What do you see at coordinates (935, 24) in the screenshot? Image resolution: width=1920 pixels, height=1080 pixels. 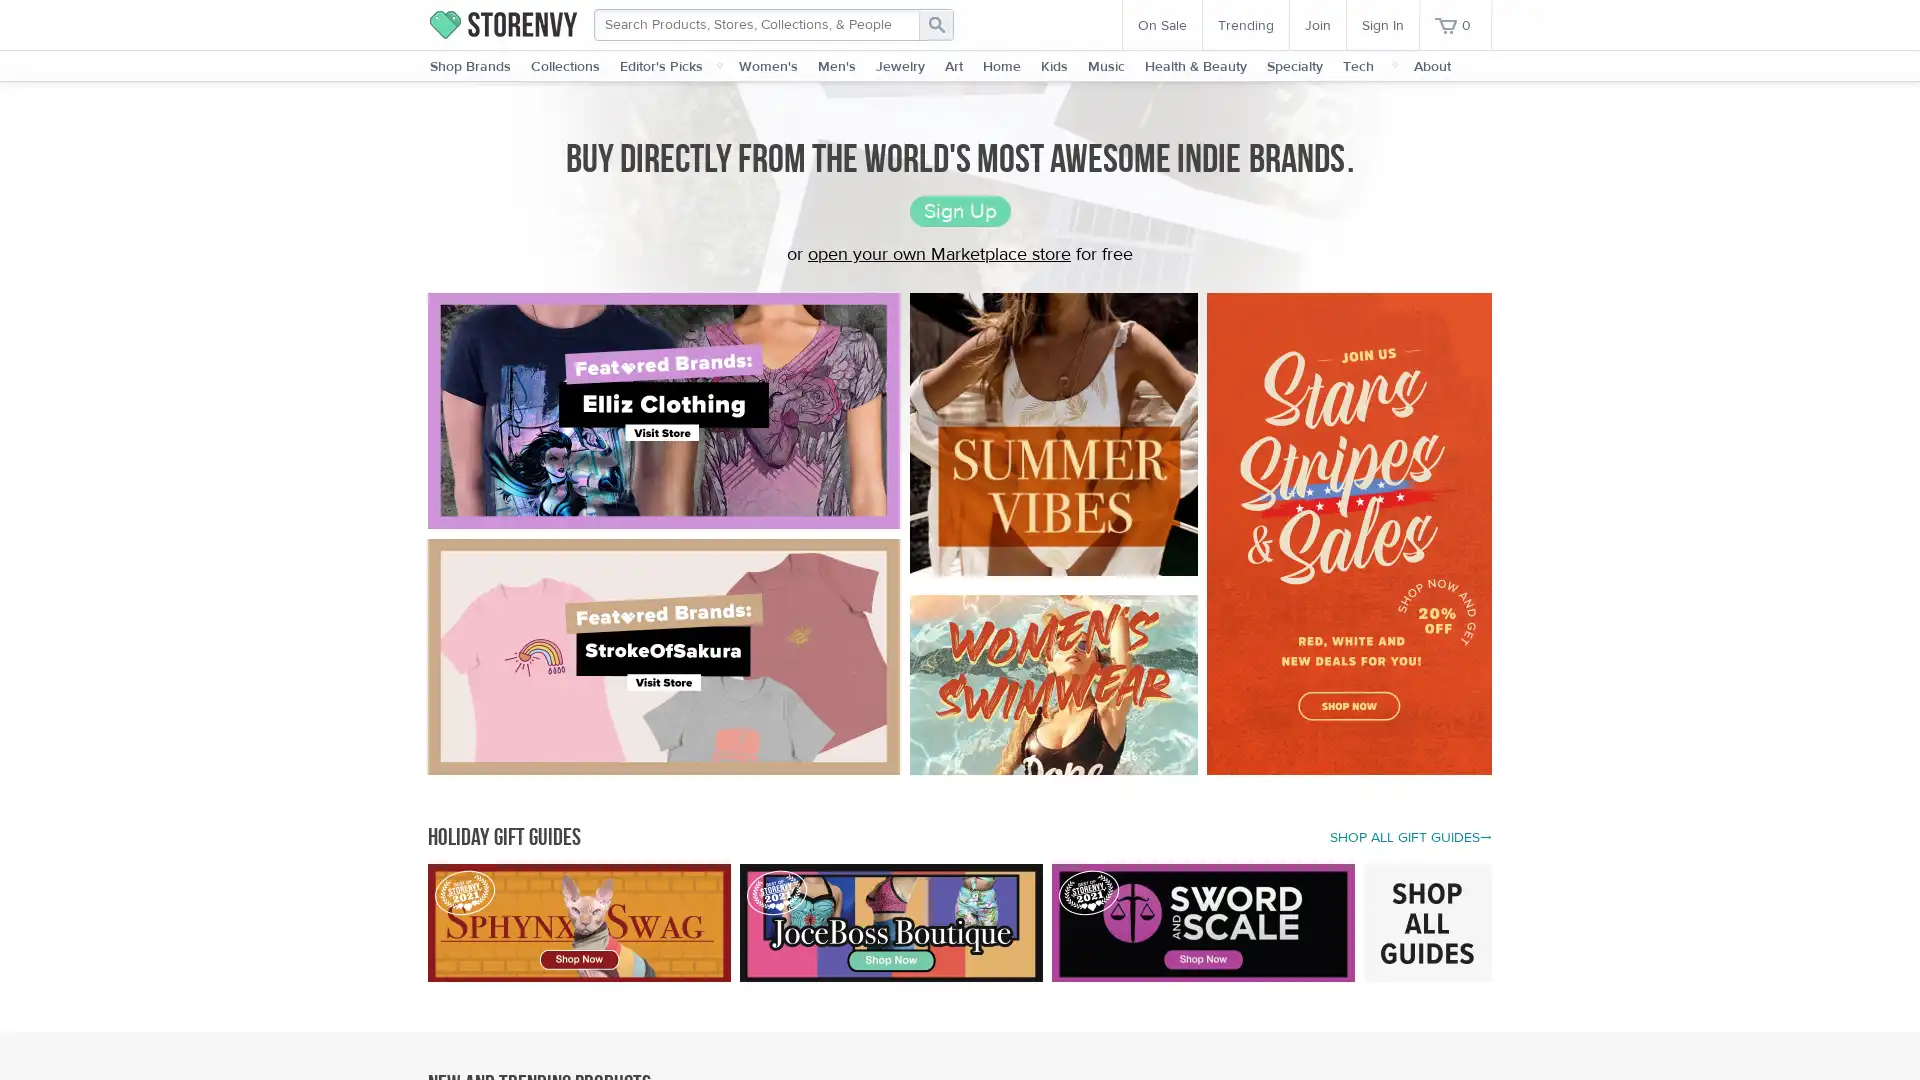 I see `Search` at bounding box center [935, 24].